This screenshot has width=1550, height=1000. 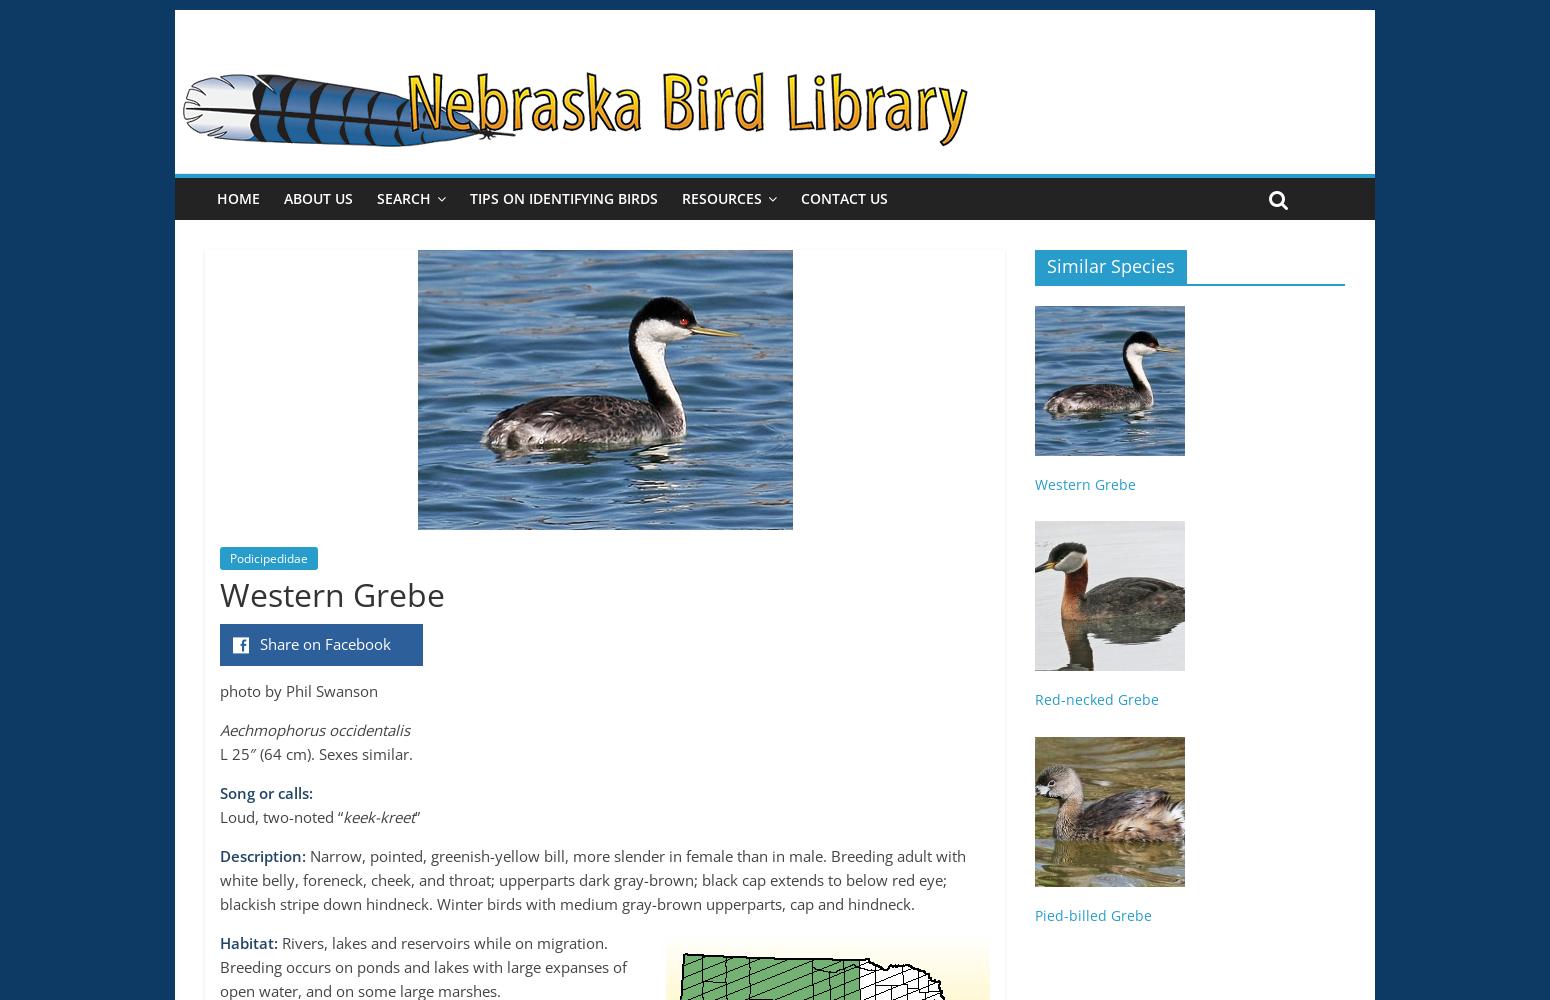 What do you see at coordinates (1034, 914) in the screenshot?
I see `'Pied-billed Grebe'` at bounding box center [1034, 914].